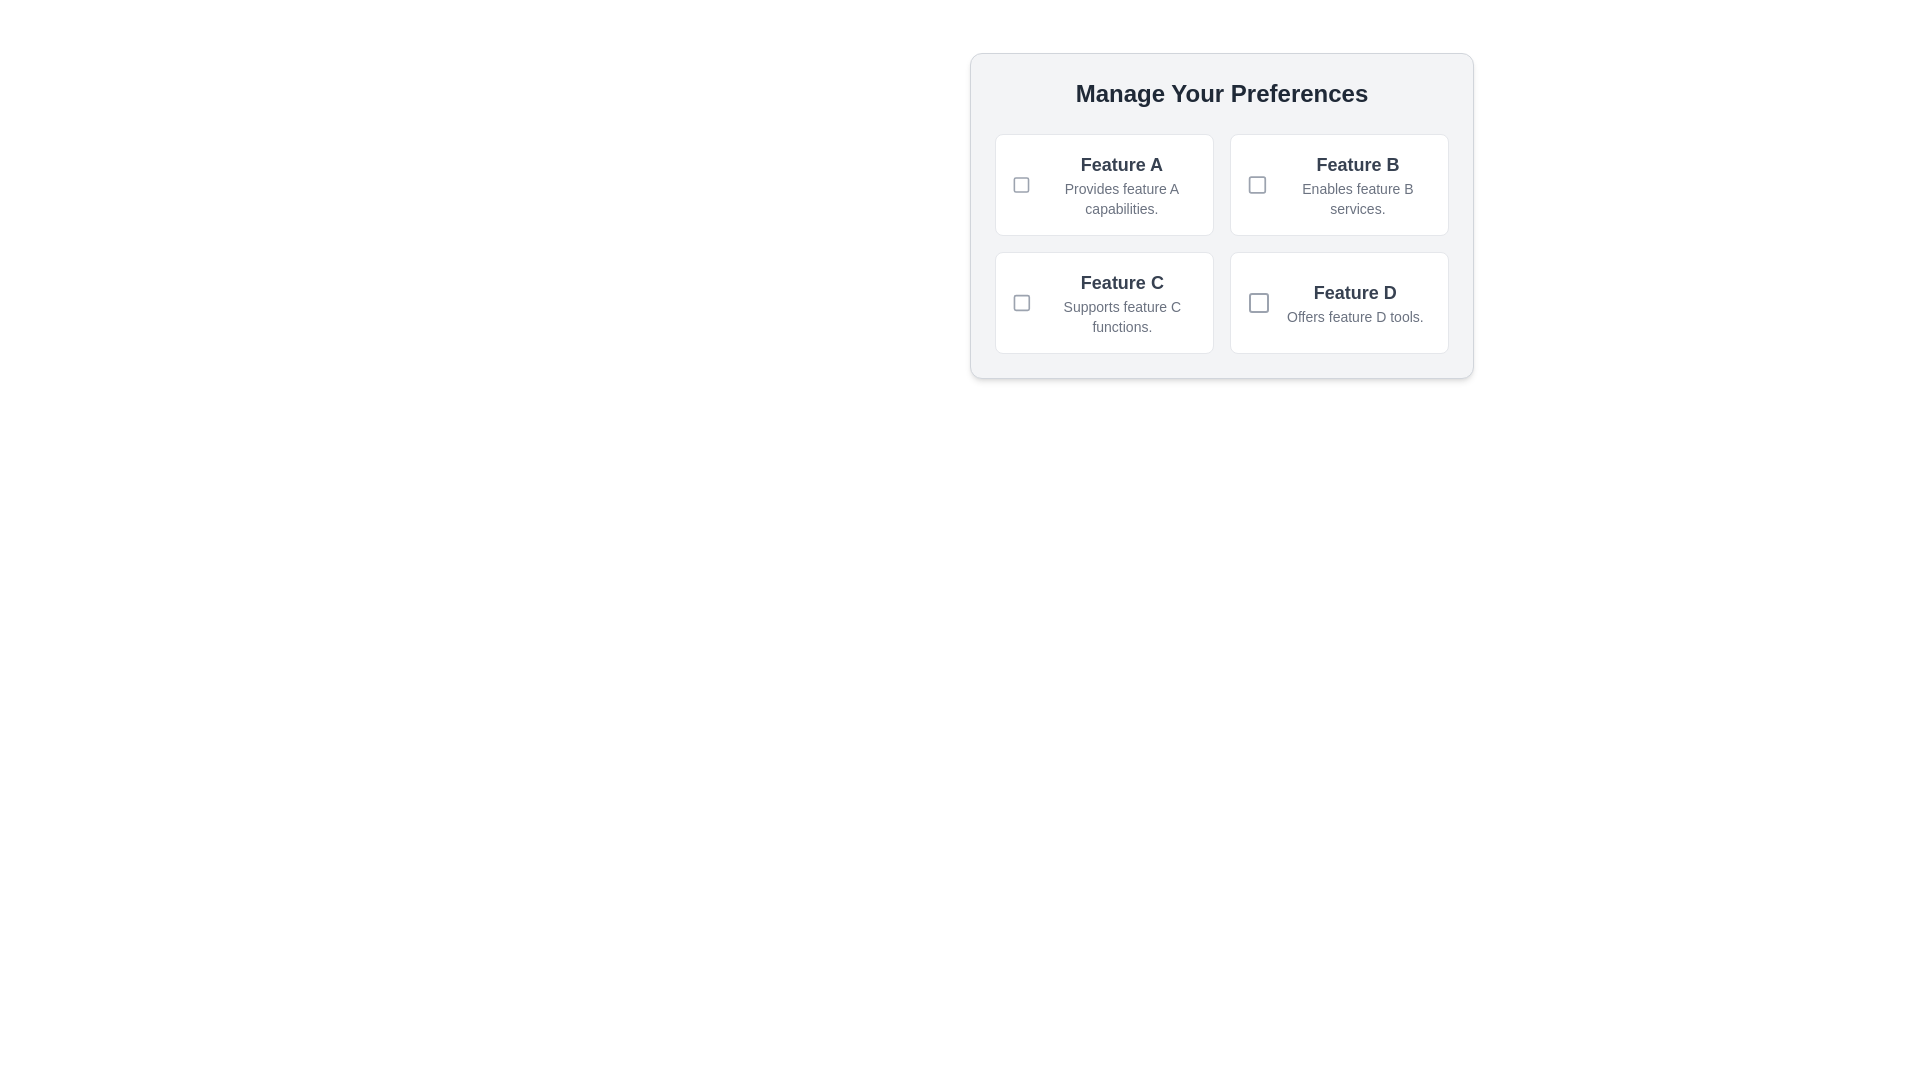  What do you see at coordinates (1122, 315) in the screenshot?
I see `the text label displaying 'Supports feature C functions.' which is located directly underneath the heading 'Feature C' in the bottom row, second column of the grid` at bounding box center [1122, 315].